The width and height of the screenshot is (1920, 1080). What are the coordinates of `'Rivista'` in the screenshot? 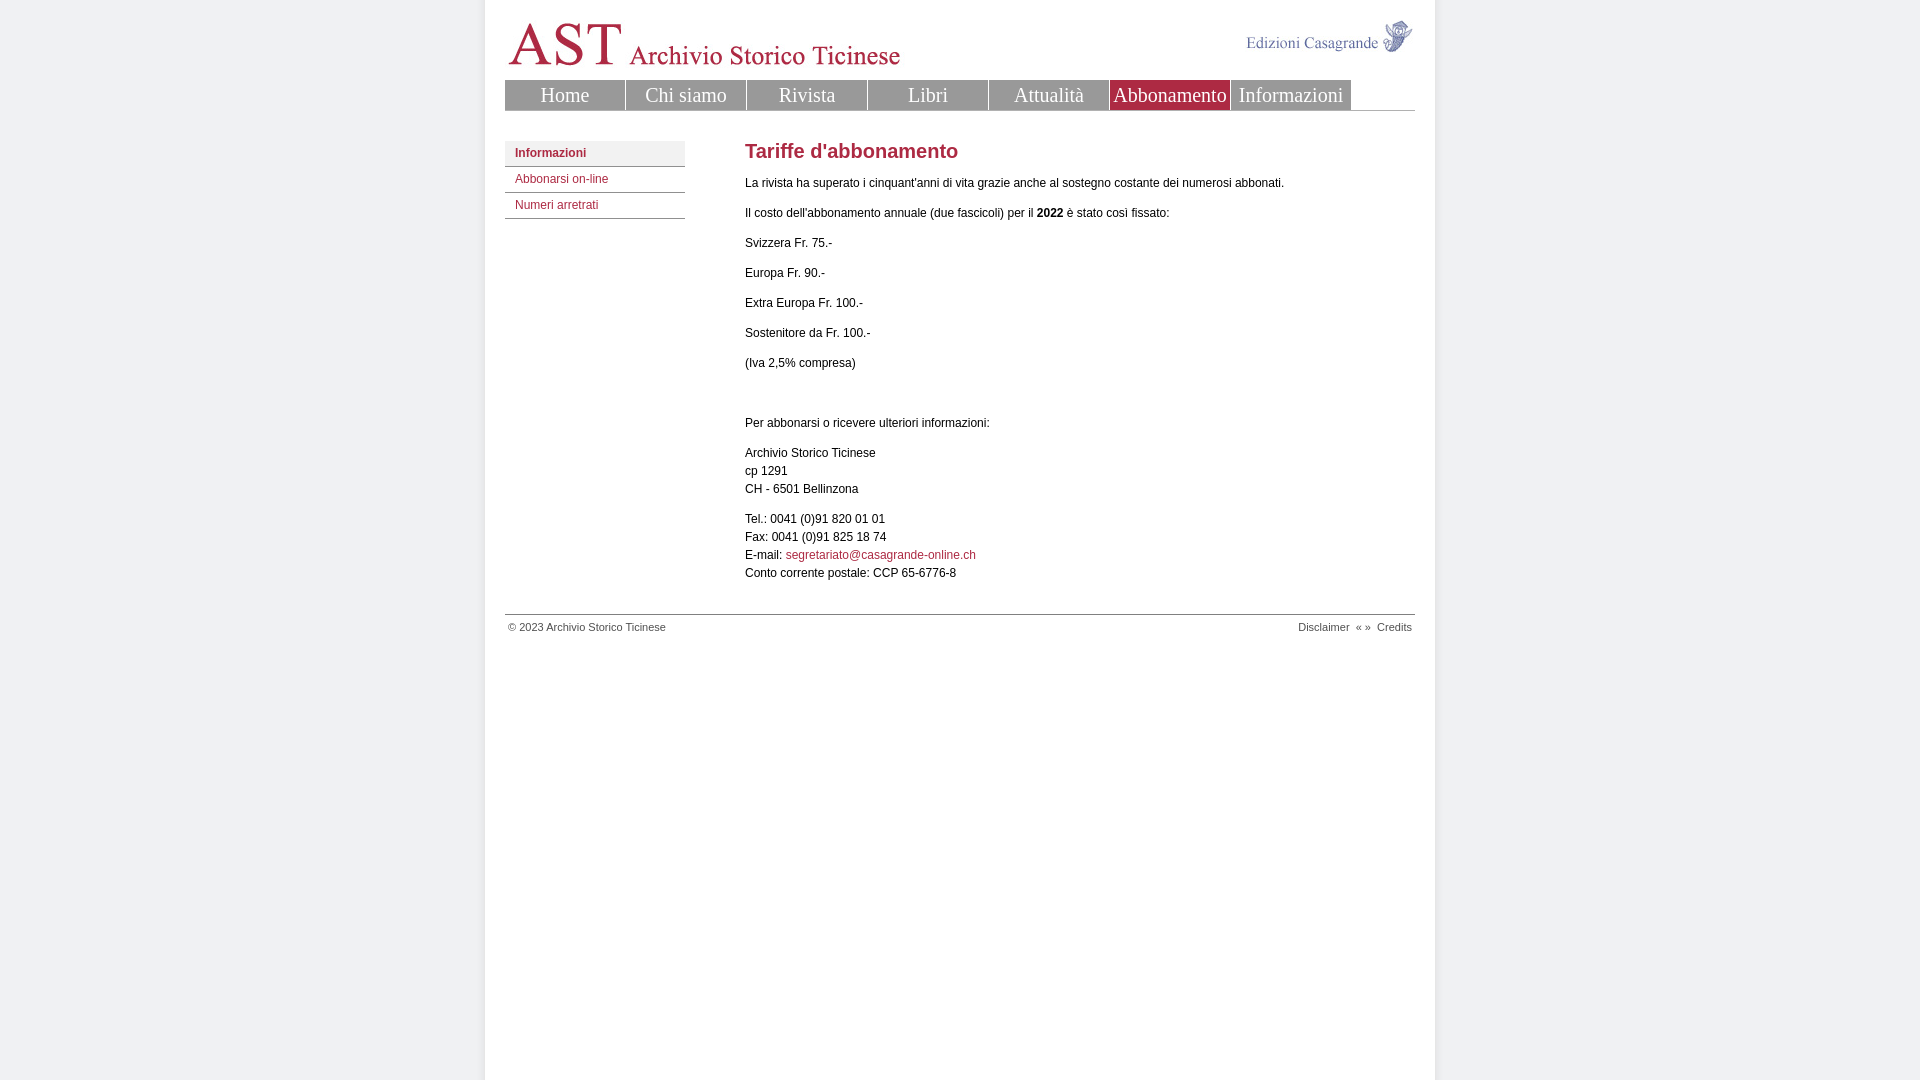 It's located at (806, 95).